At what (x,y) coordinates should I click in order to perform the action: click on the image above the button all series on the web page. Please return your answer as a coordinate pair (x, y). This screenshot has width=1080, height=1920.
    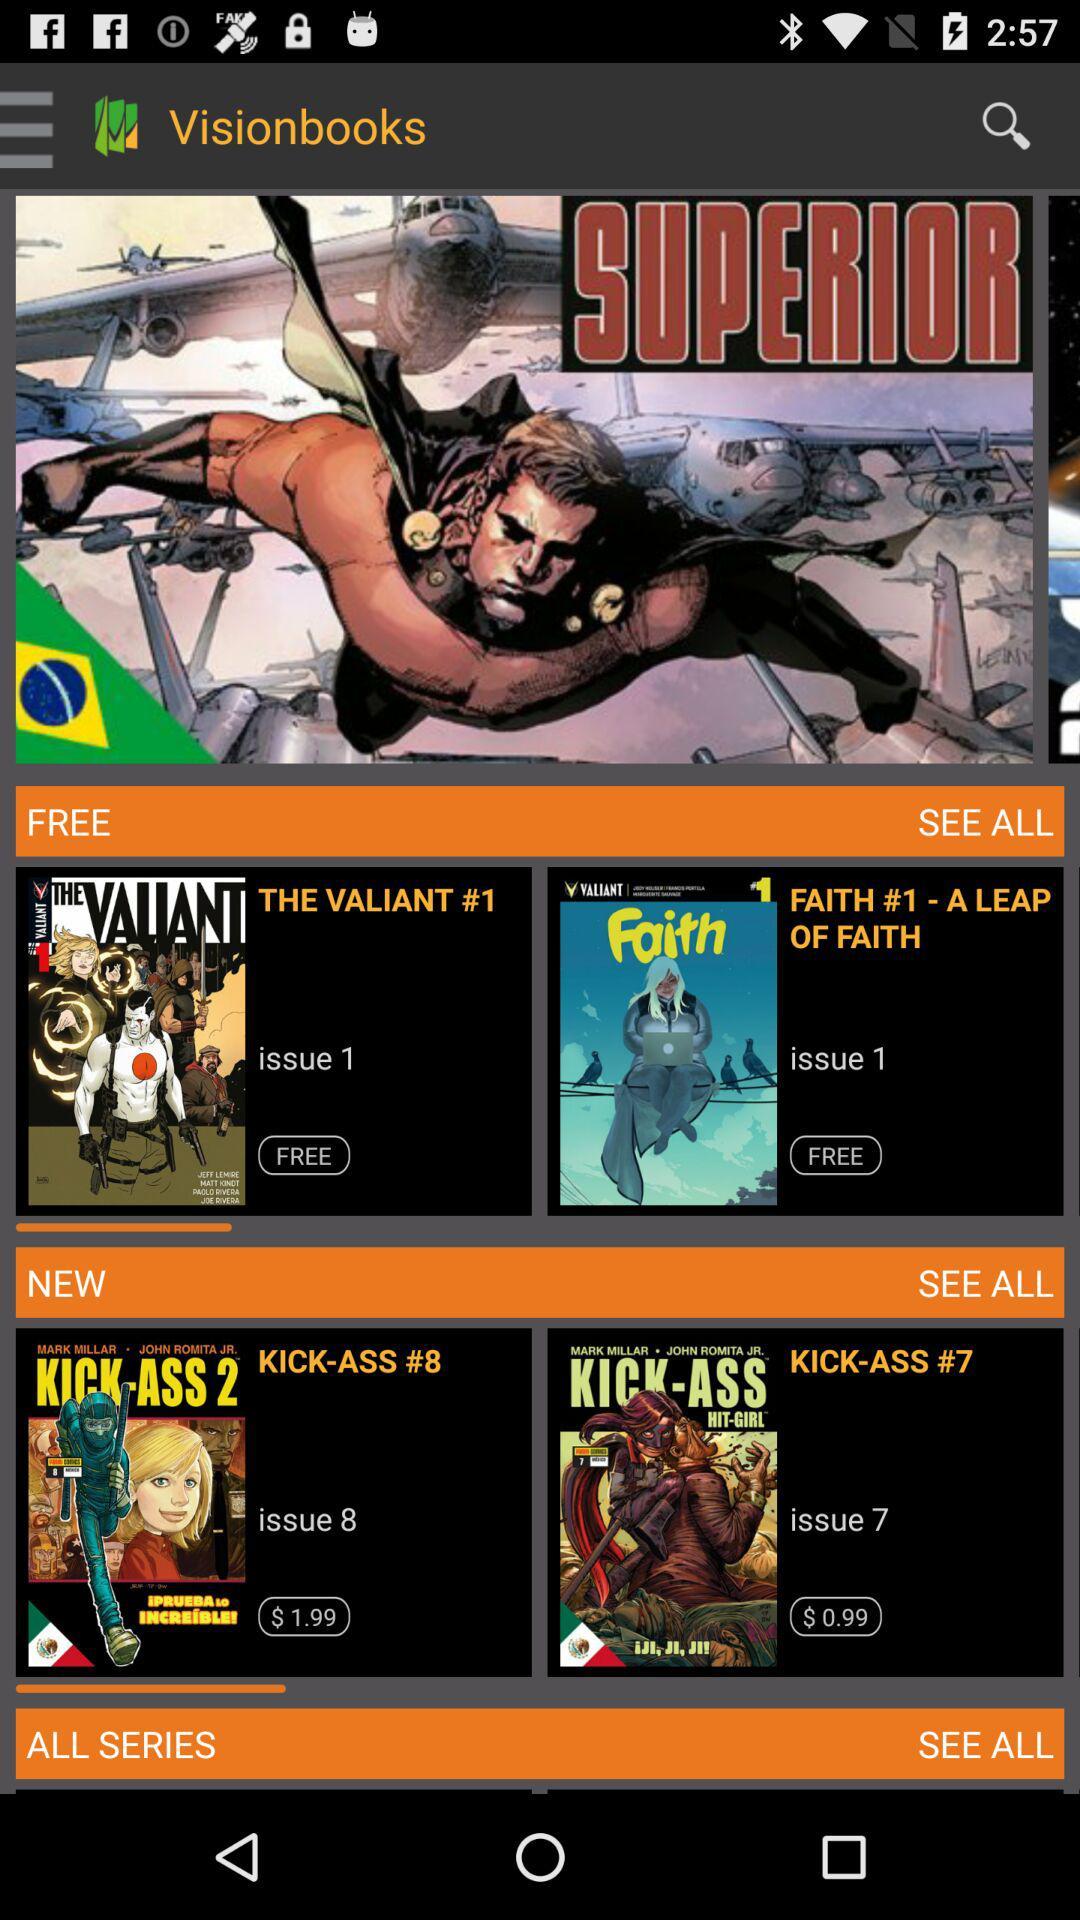
    Looking at the image, I should click on (136, 1502).